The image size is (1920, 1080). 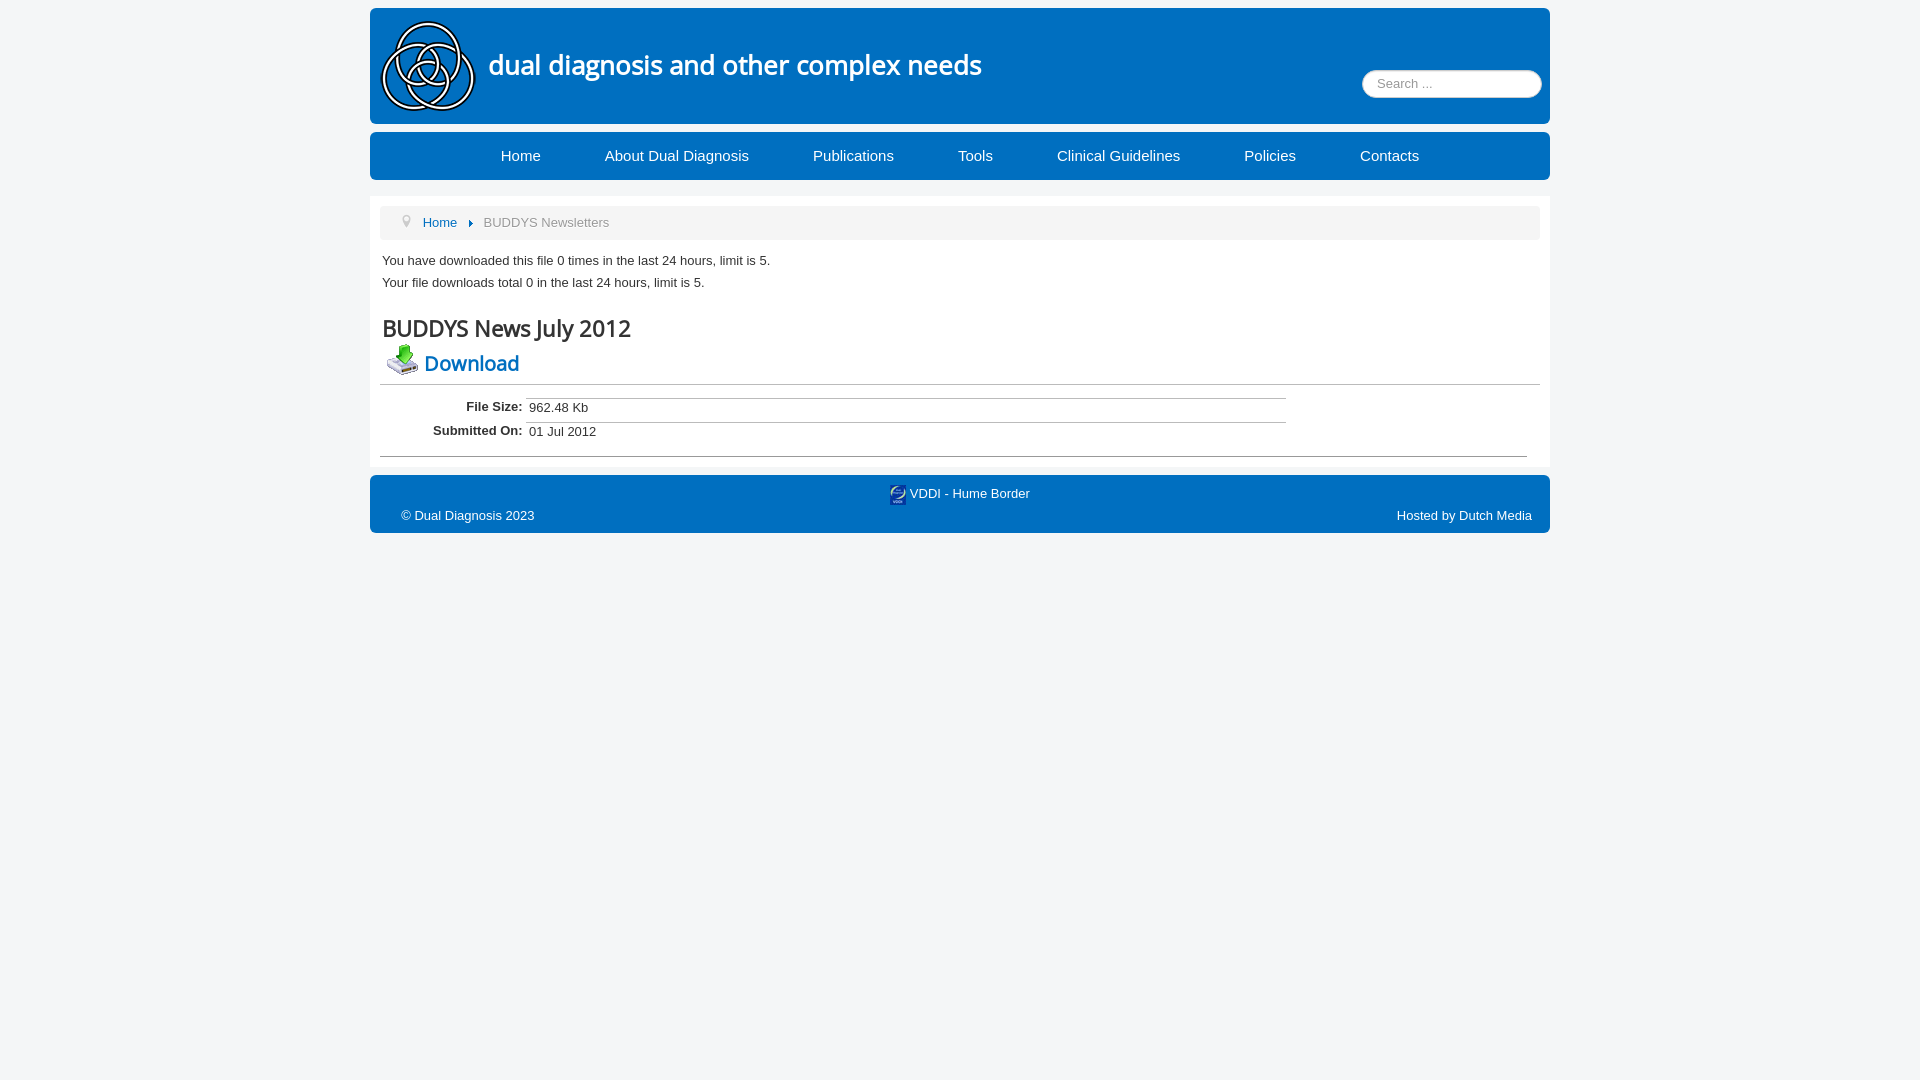 I want to click on 'Clinical Guidelines', so click(x=1054, y=154).